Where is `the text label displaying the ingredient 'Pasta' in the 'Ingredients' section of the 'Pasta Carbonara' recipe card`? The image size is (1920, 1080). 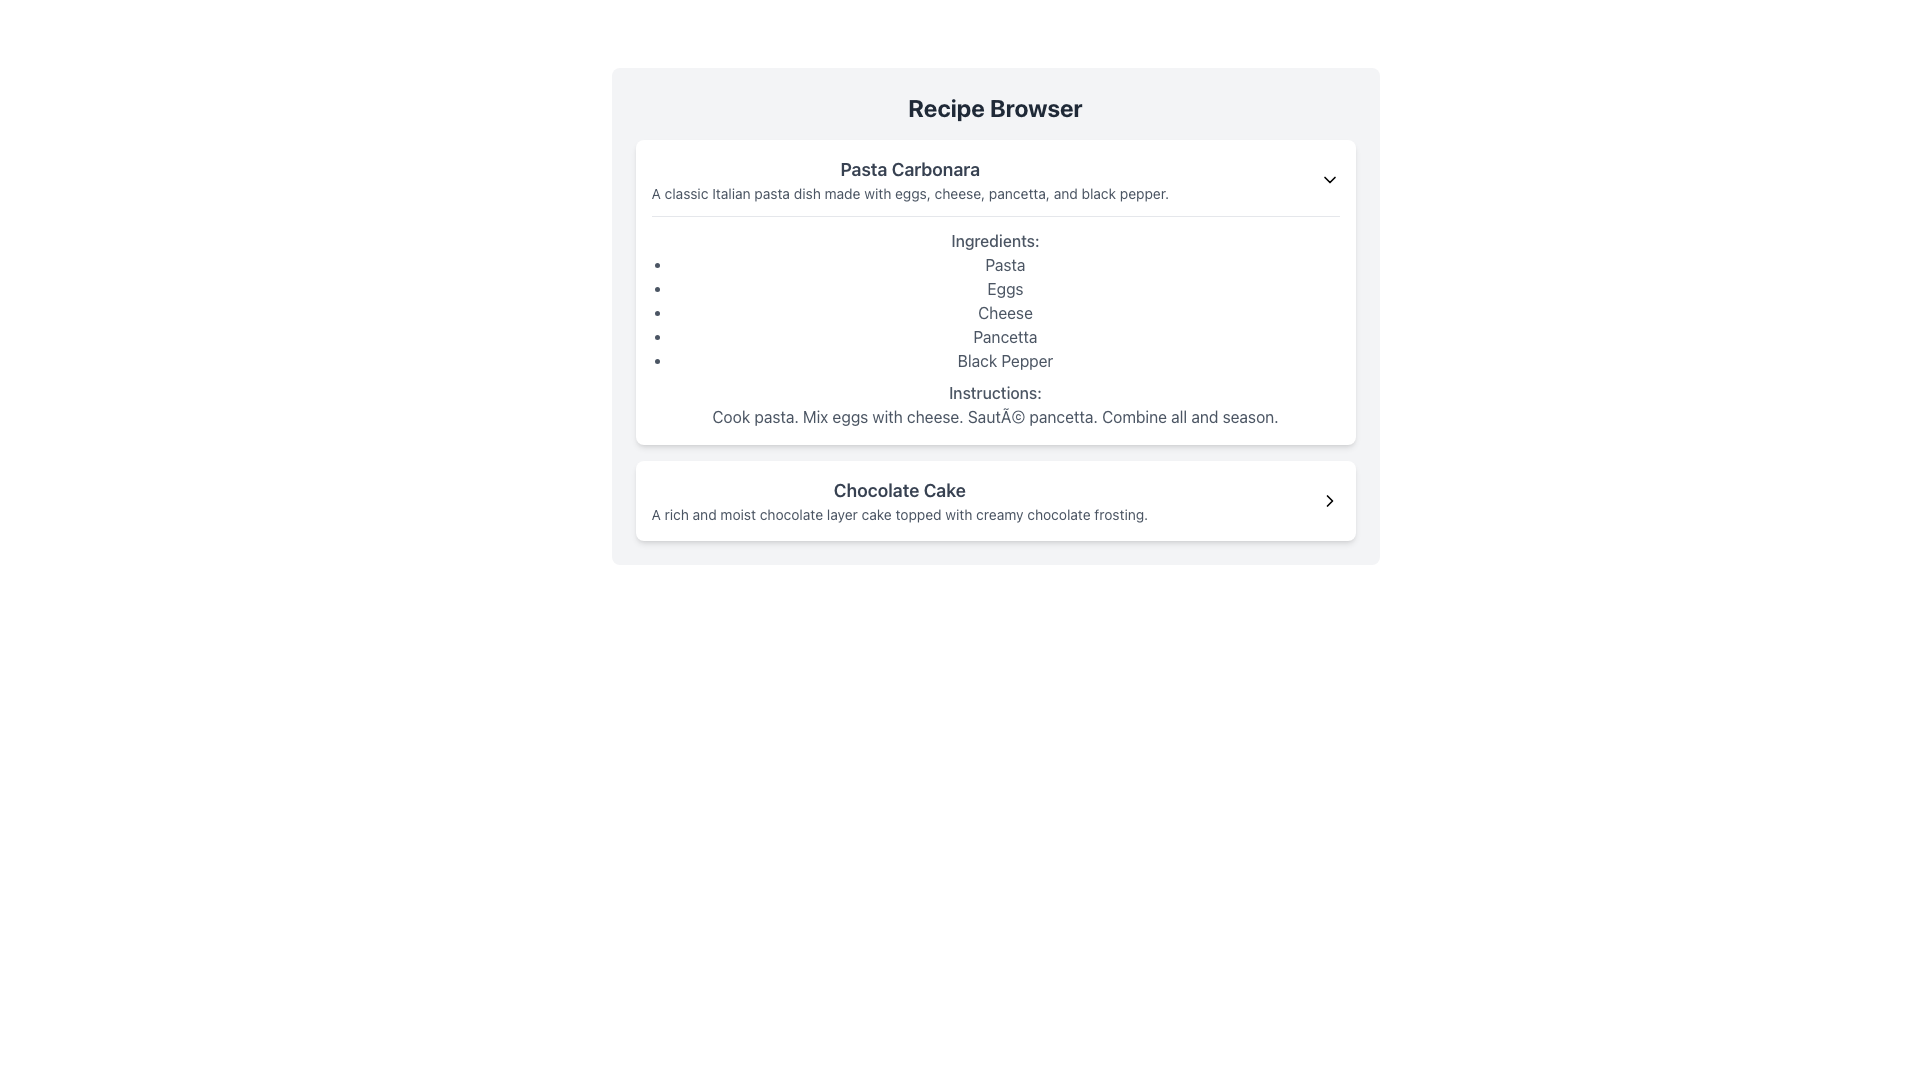 the text label displaying the ingredient 'Pasta' in the 'Ingredients' section of the 'Pasta Carbonara' recipe card is located at coordinates (1005, 264).